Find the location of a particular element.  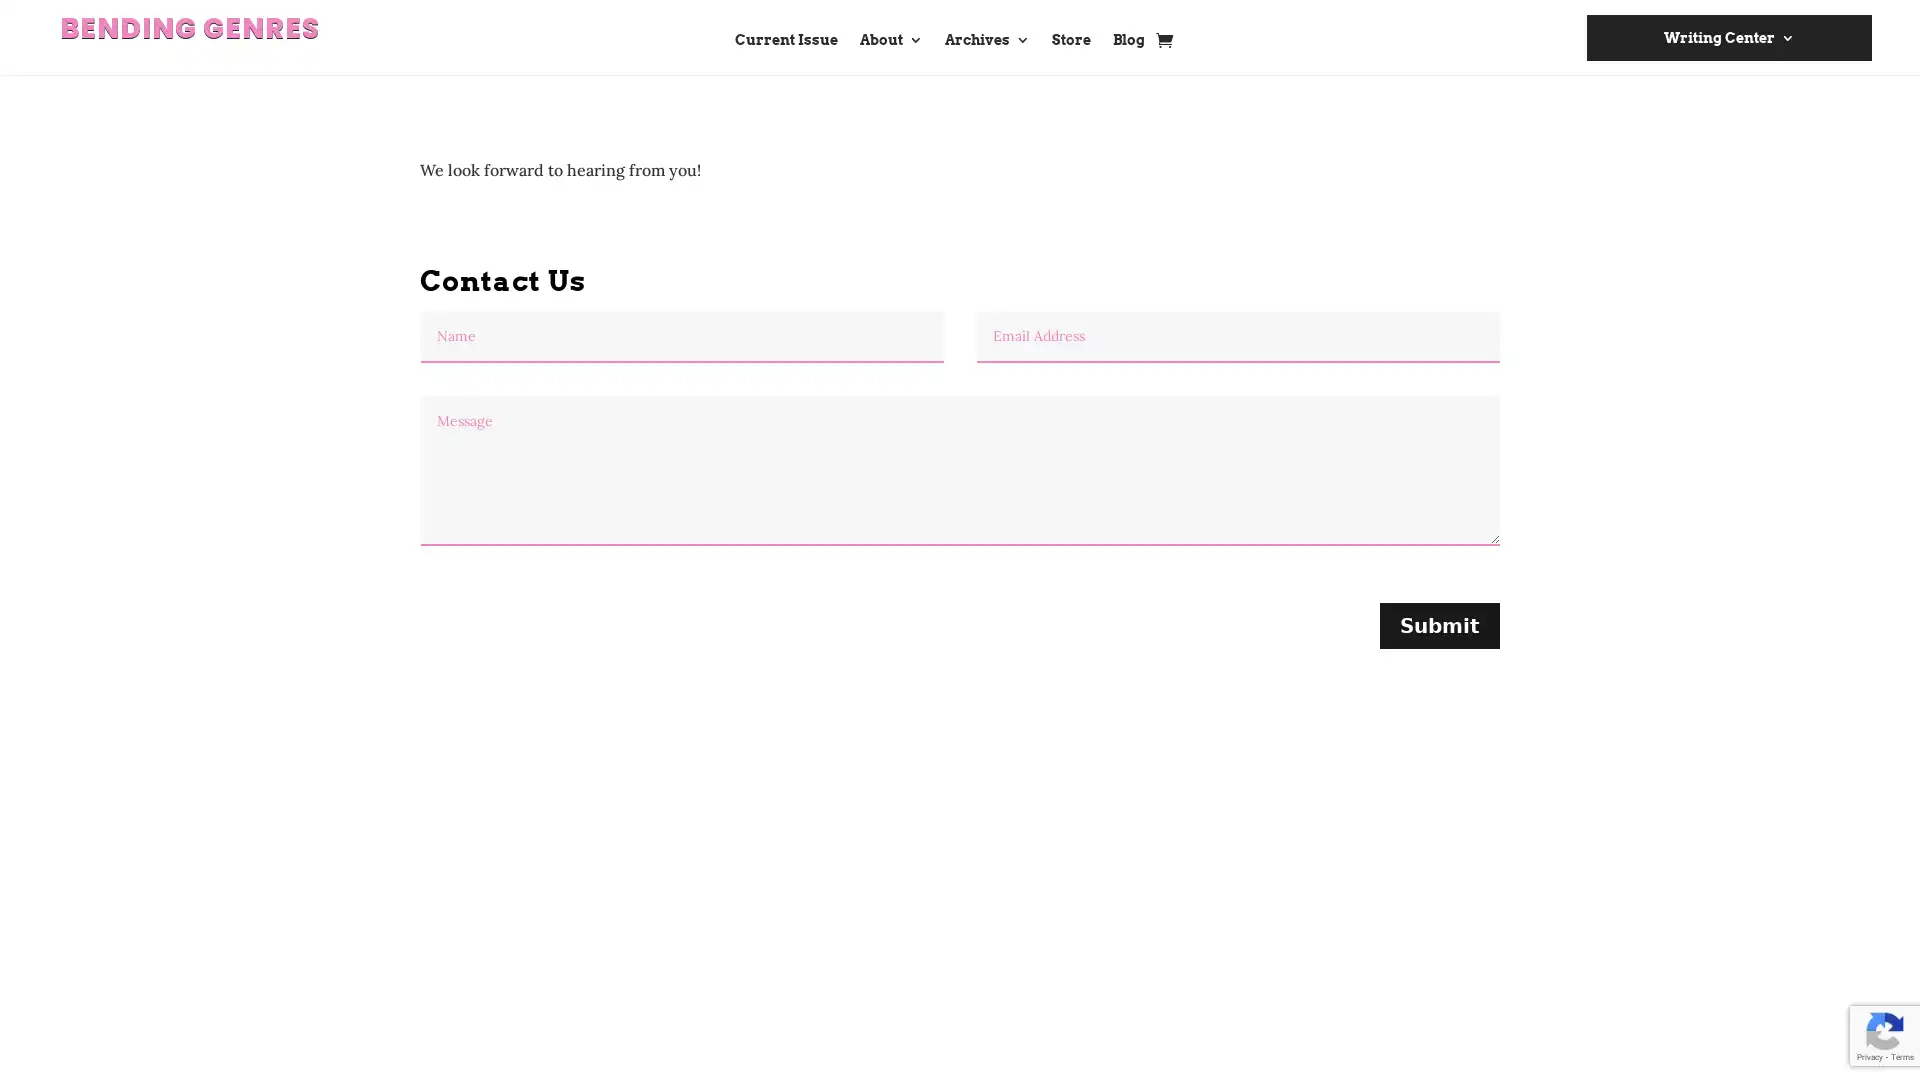

Submit is located at coordinates (1440, 623).